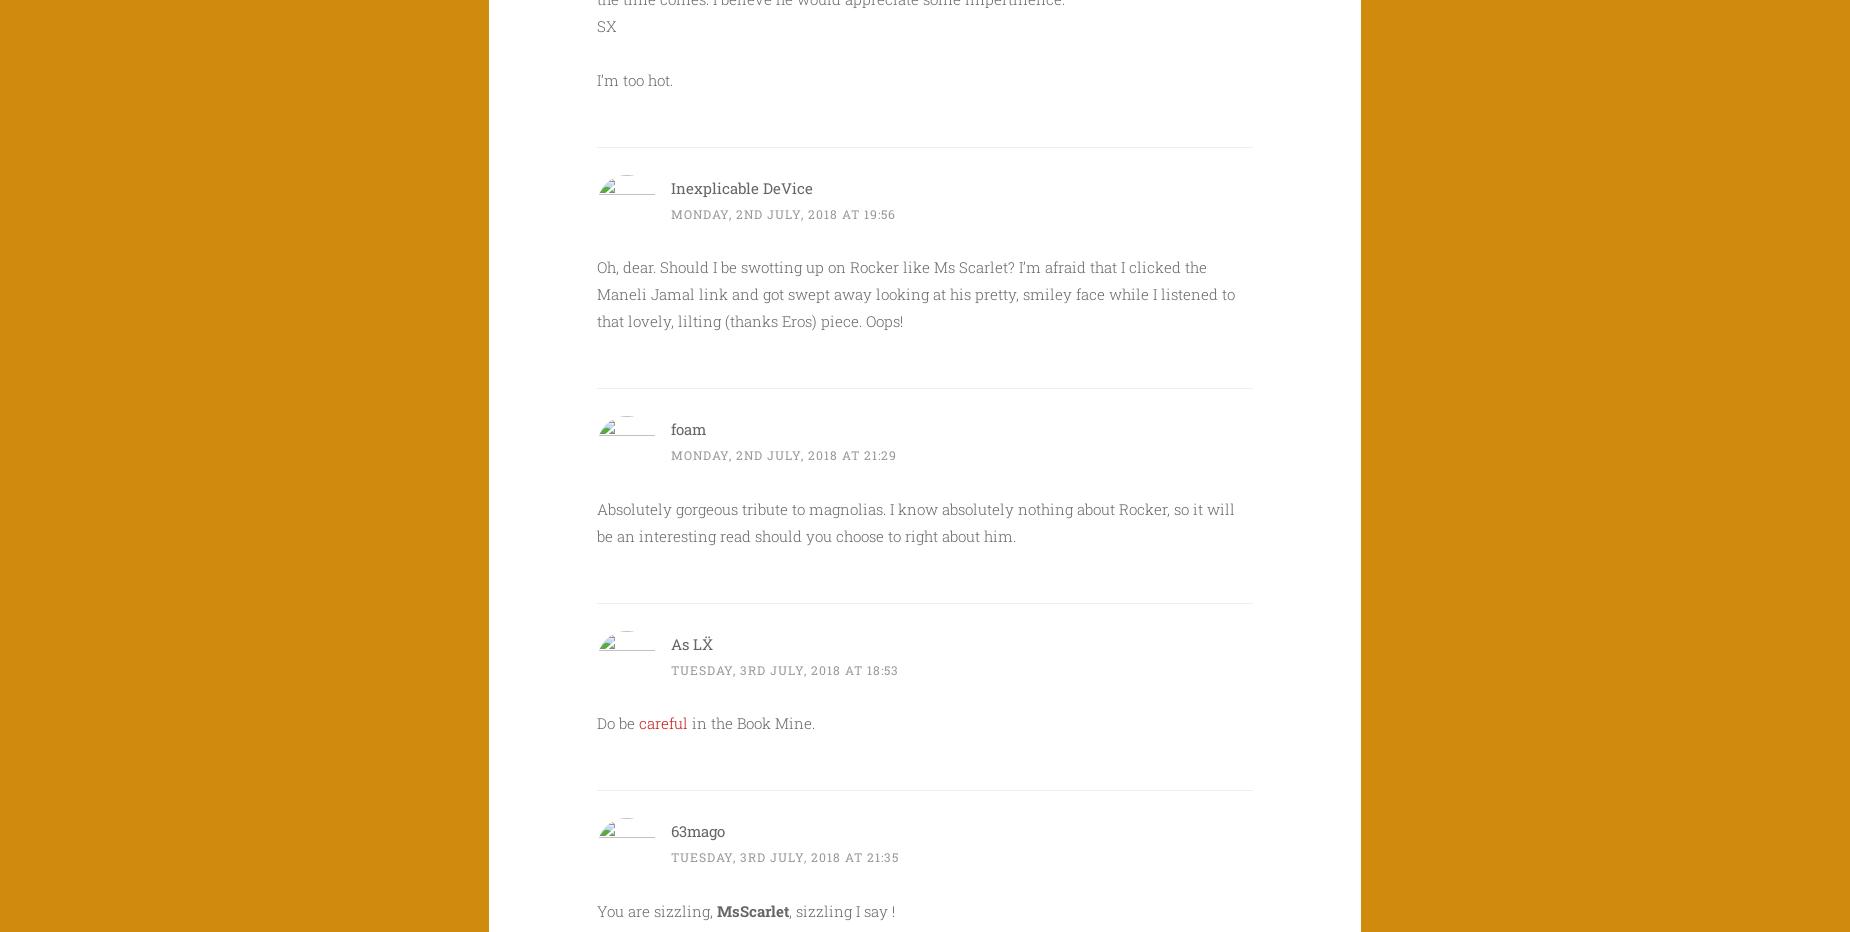 This screenshot has width=1850, height=932. Describe the element at coordinates (698, 829) in the screenshot. I see `'63mago'` at that location.